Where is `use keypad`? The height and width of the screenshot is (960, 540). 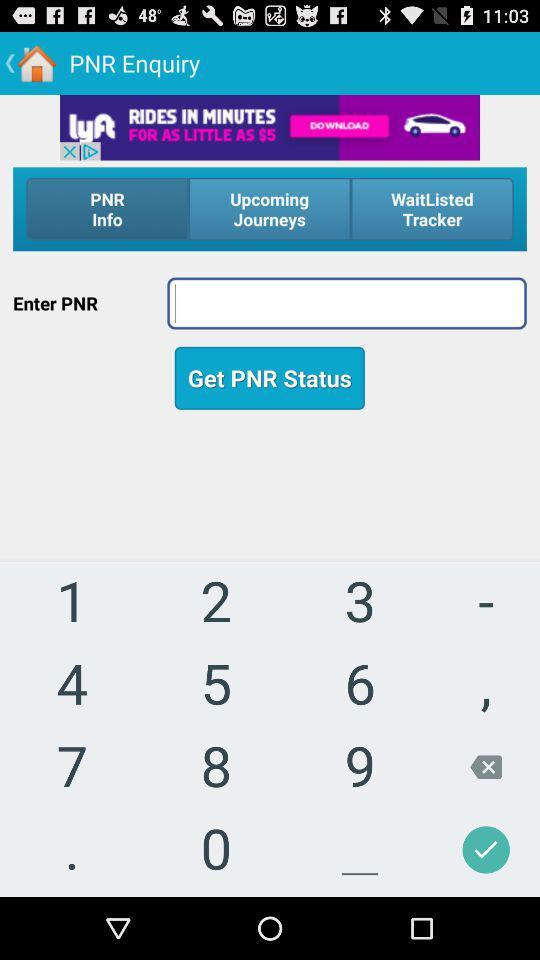
use keypad is located at coordinates (270, 674).